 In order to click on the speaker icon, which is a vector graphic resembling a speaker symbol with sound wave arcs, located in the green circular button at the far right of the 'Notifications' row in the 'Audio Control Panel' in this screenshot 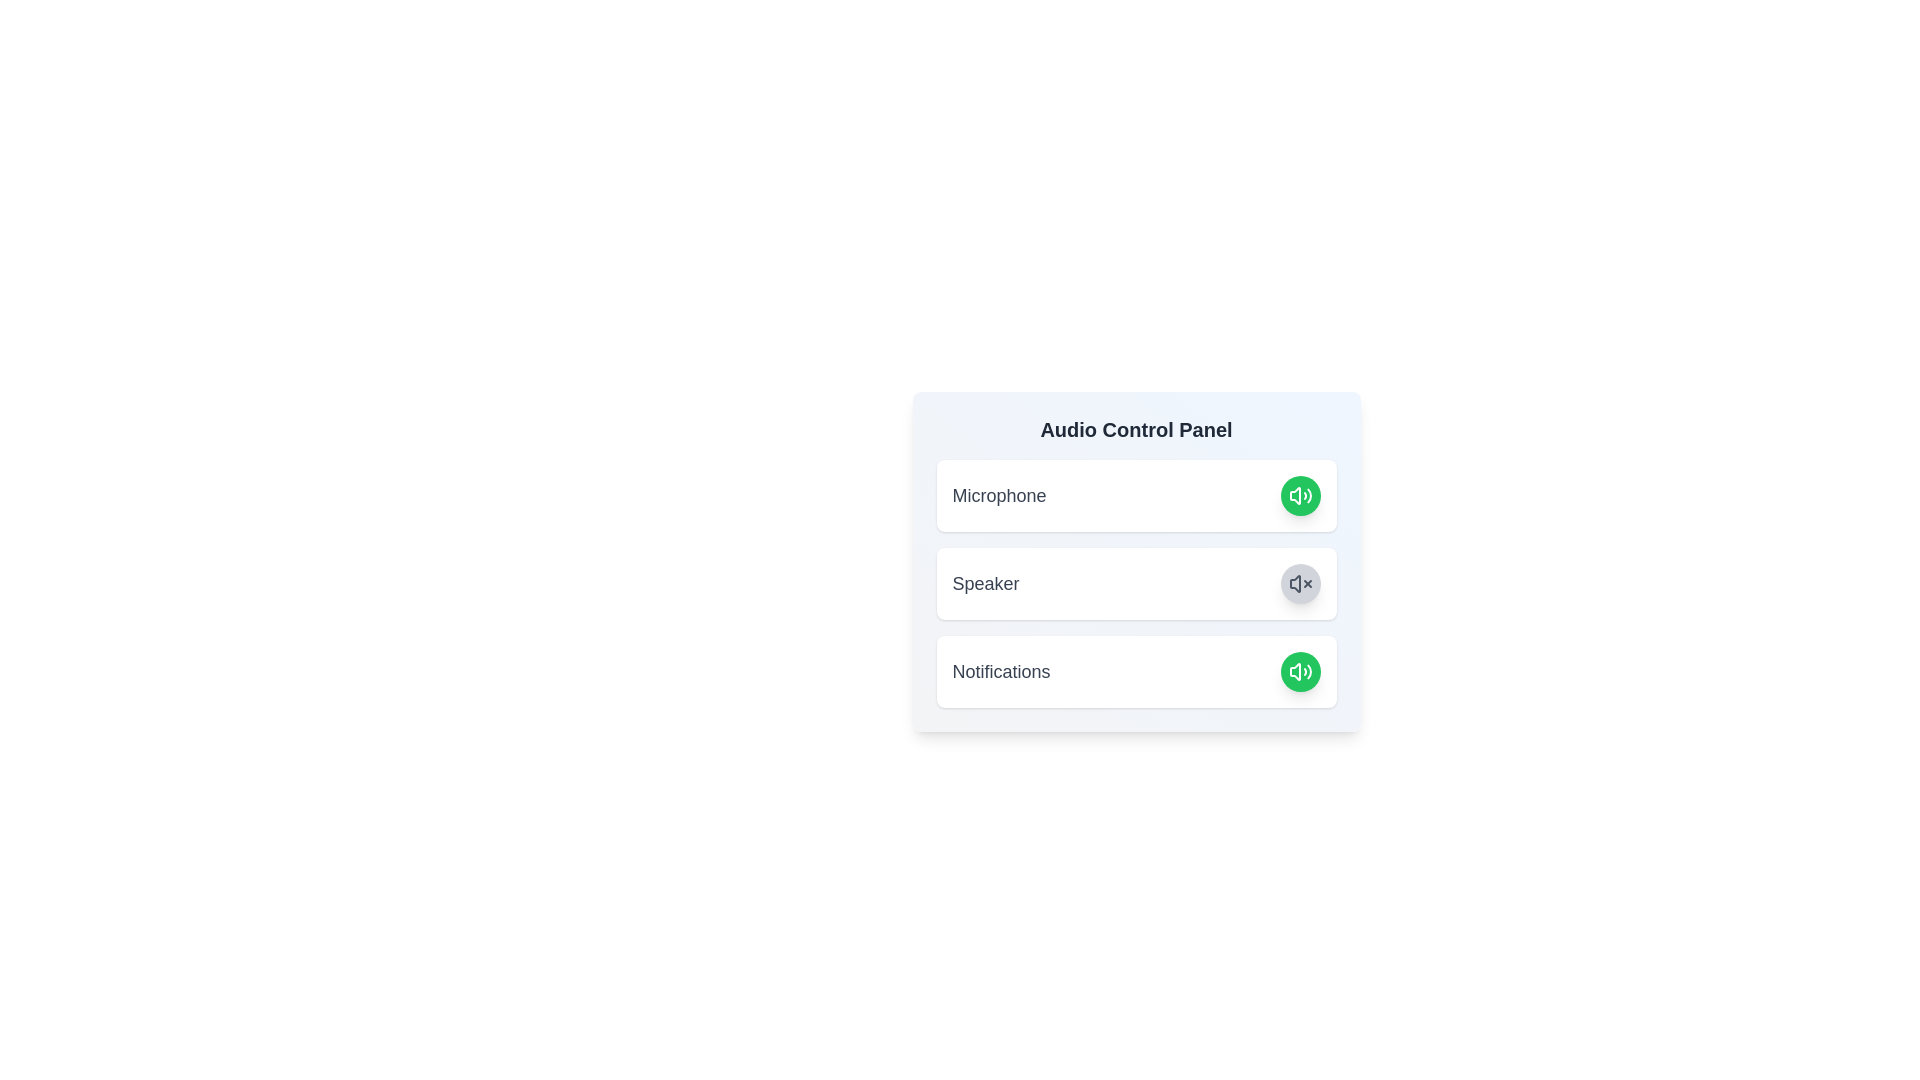, I will do `click(1300, 495)`.